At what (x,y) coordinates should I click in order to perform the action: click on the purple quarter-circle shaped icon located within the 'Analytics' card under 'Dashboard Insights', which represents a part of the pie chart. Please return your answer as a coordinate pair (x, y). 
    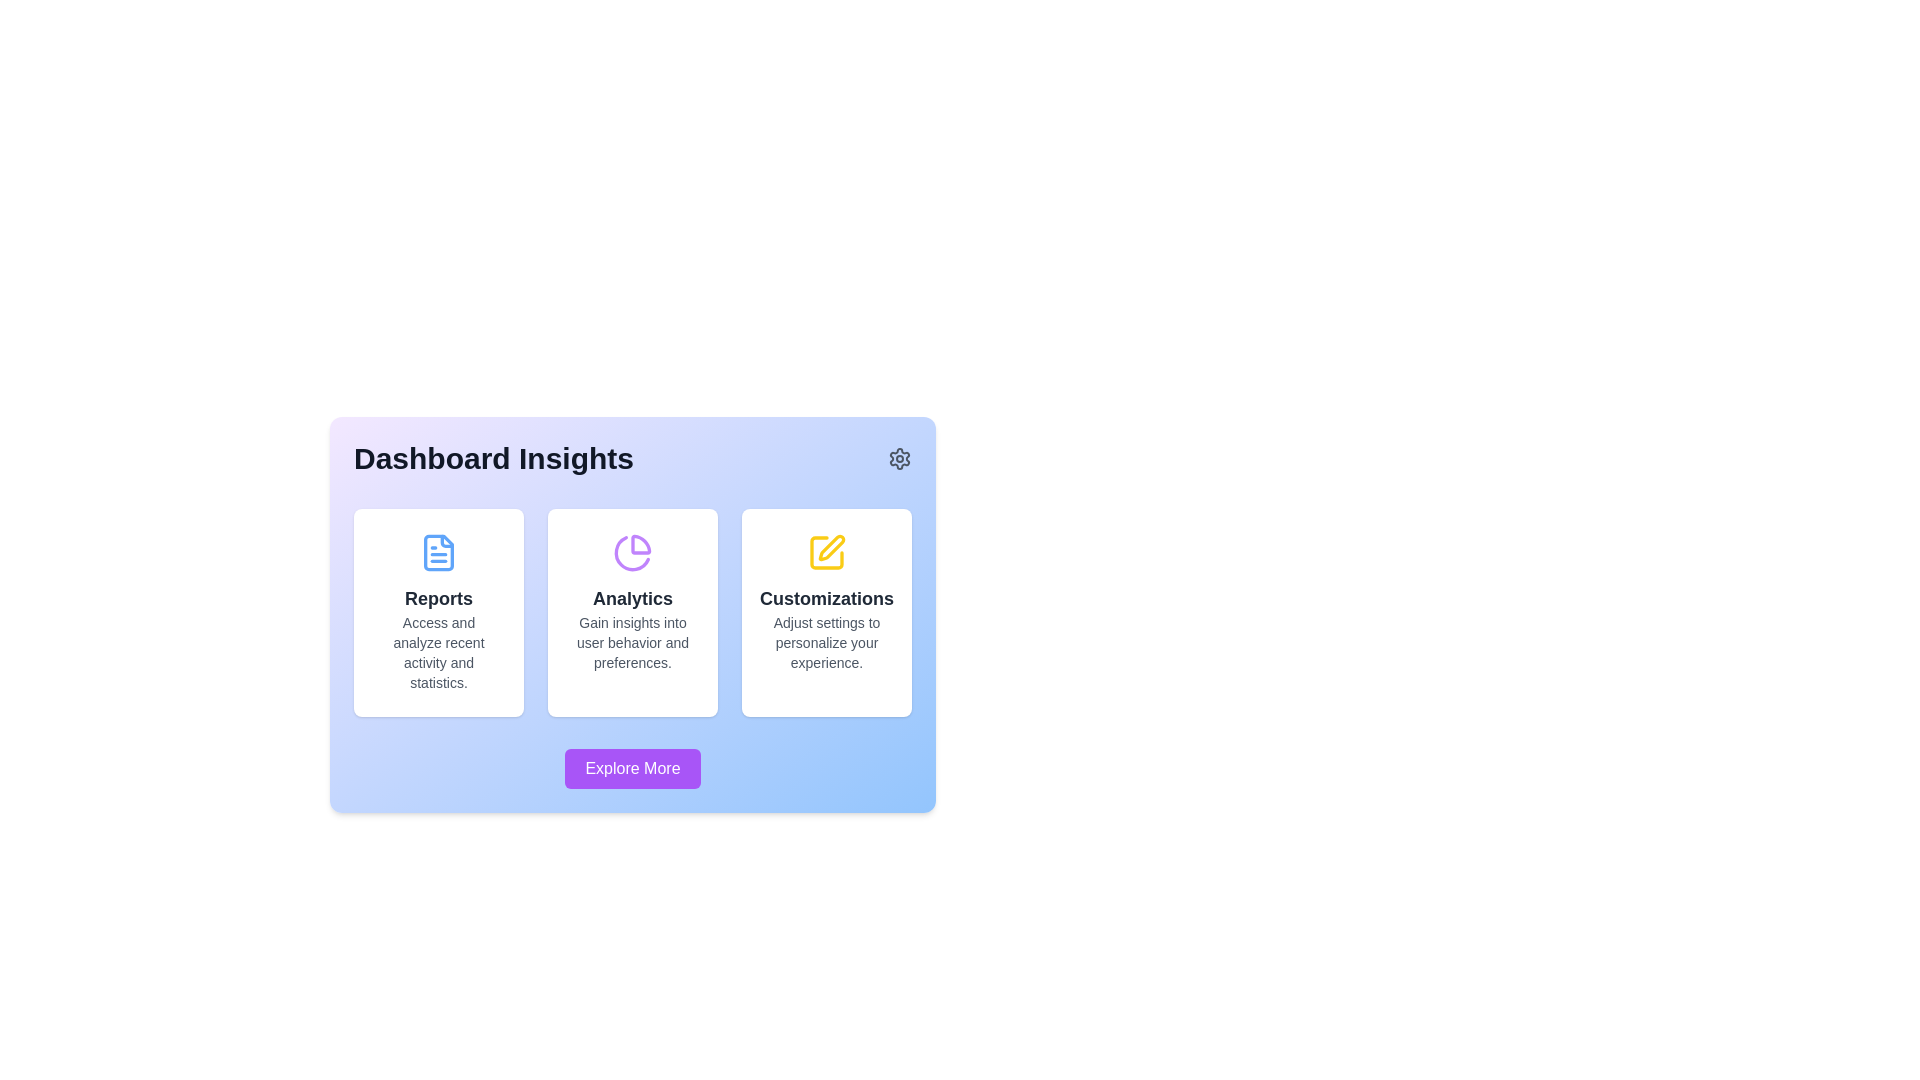
    Looking at the image, I should click on (641, 543).